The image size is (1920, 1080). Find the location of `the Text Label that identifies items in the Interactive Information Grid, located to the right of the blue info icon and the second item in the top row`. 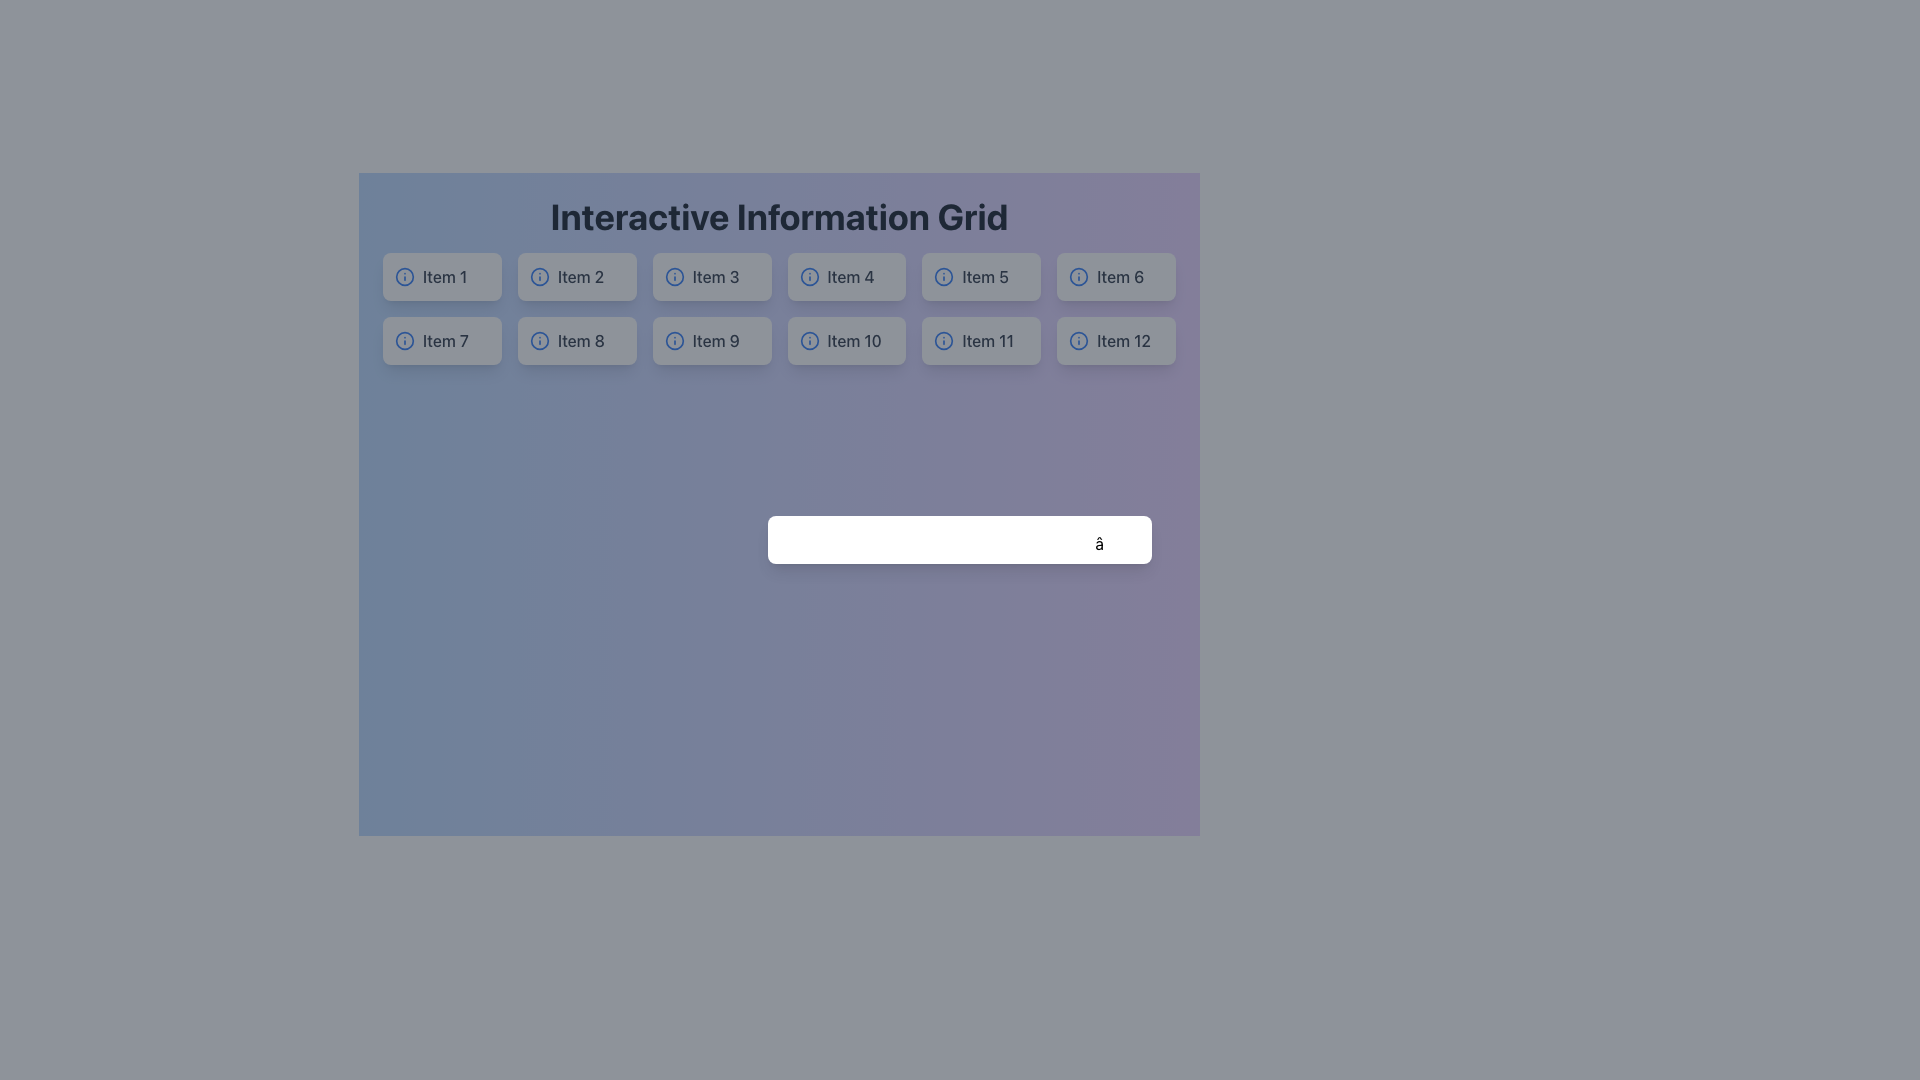

the Text Label that identifies items in the Interactive Information Grid, located to the right of the blue info icon and the second item in the top row is located at coordinates (579, 277).